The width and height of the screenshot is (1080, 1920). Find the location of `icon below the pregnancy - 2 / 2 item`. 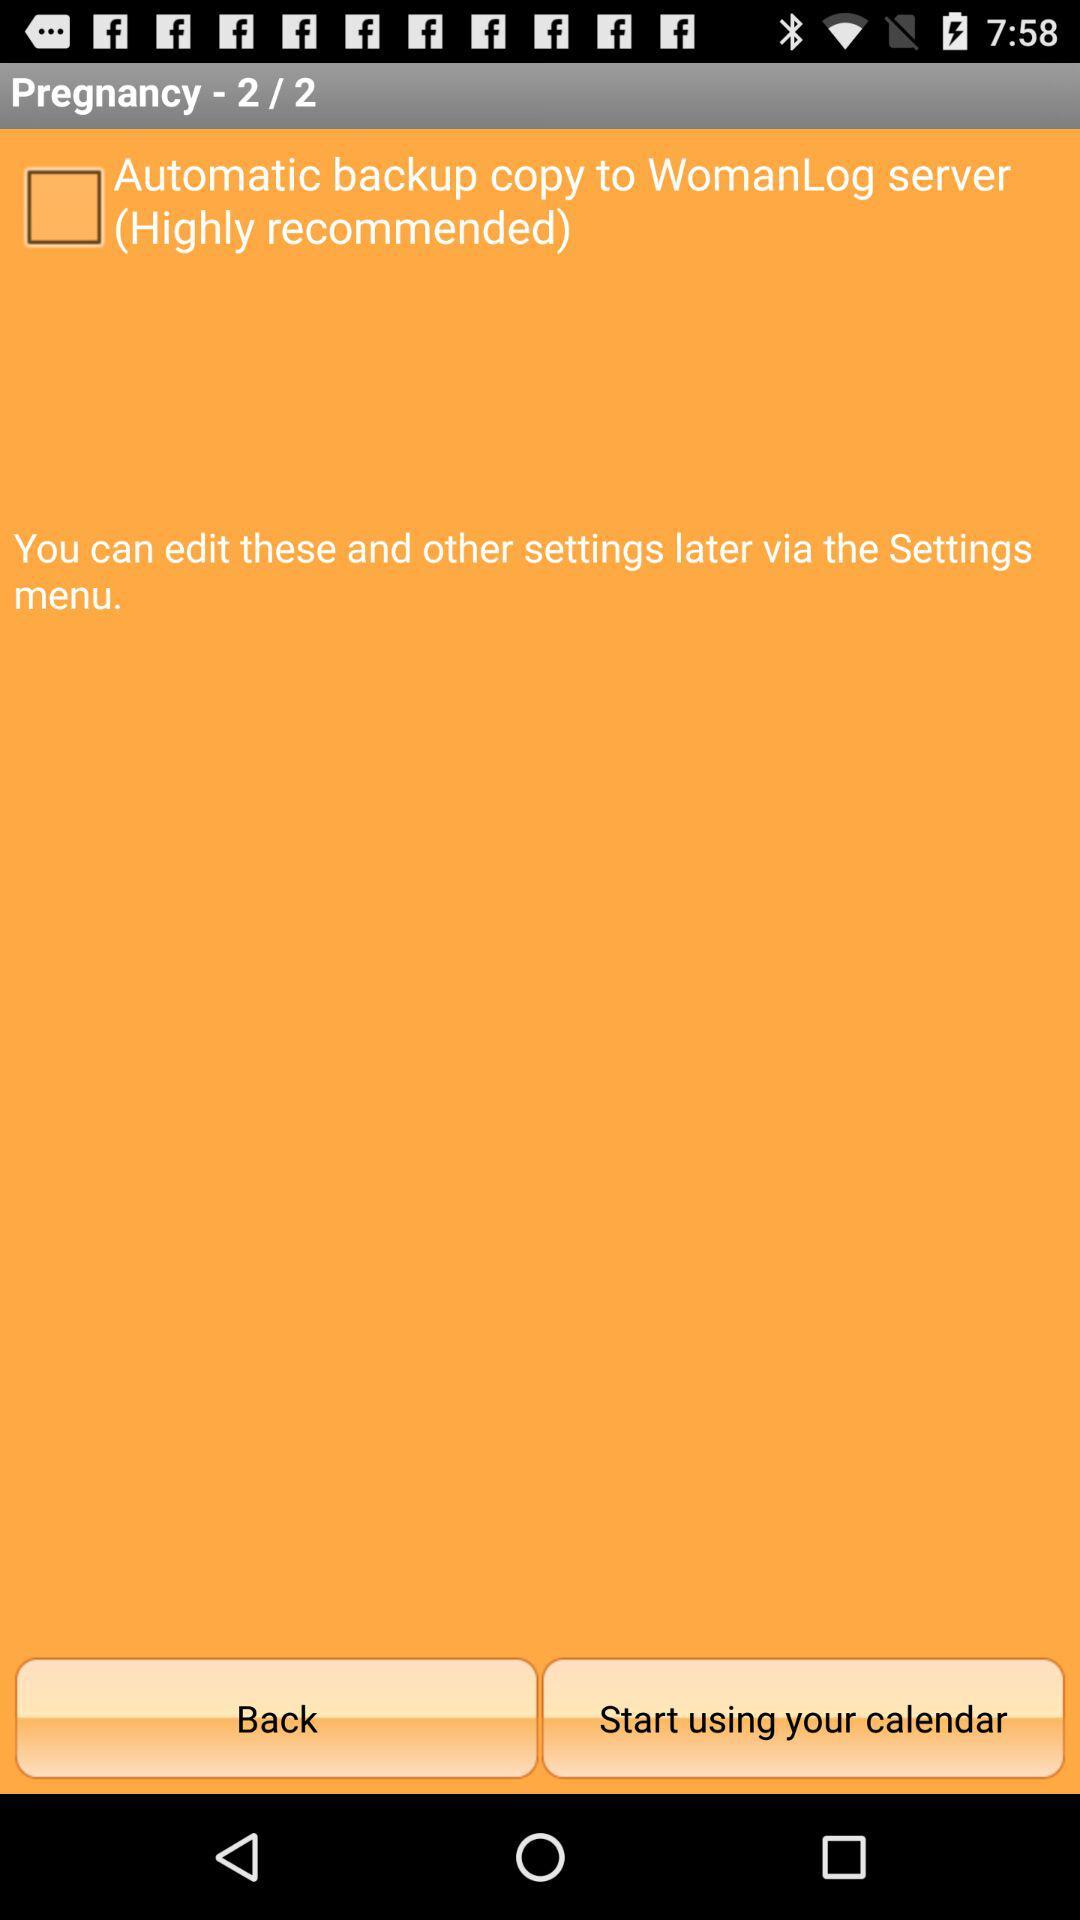

icon below the pregnancy - 2 / 2 item is located at coordinates (62, 205).